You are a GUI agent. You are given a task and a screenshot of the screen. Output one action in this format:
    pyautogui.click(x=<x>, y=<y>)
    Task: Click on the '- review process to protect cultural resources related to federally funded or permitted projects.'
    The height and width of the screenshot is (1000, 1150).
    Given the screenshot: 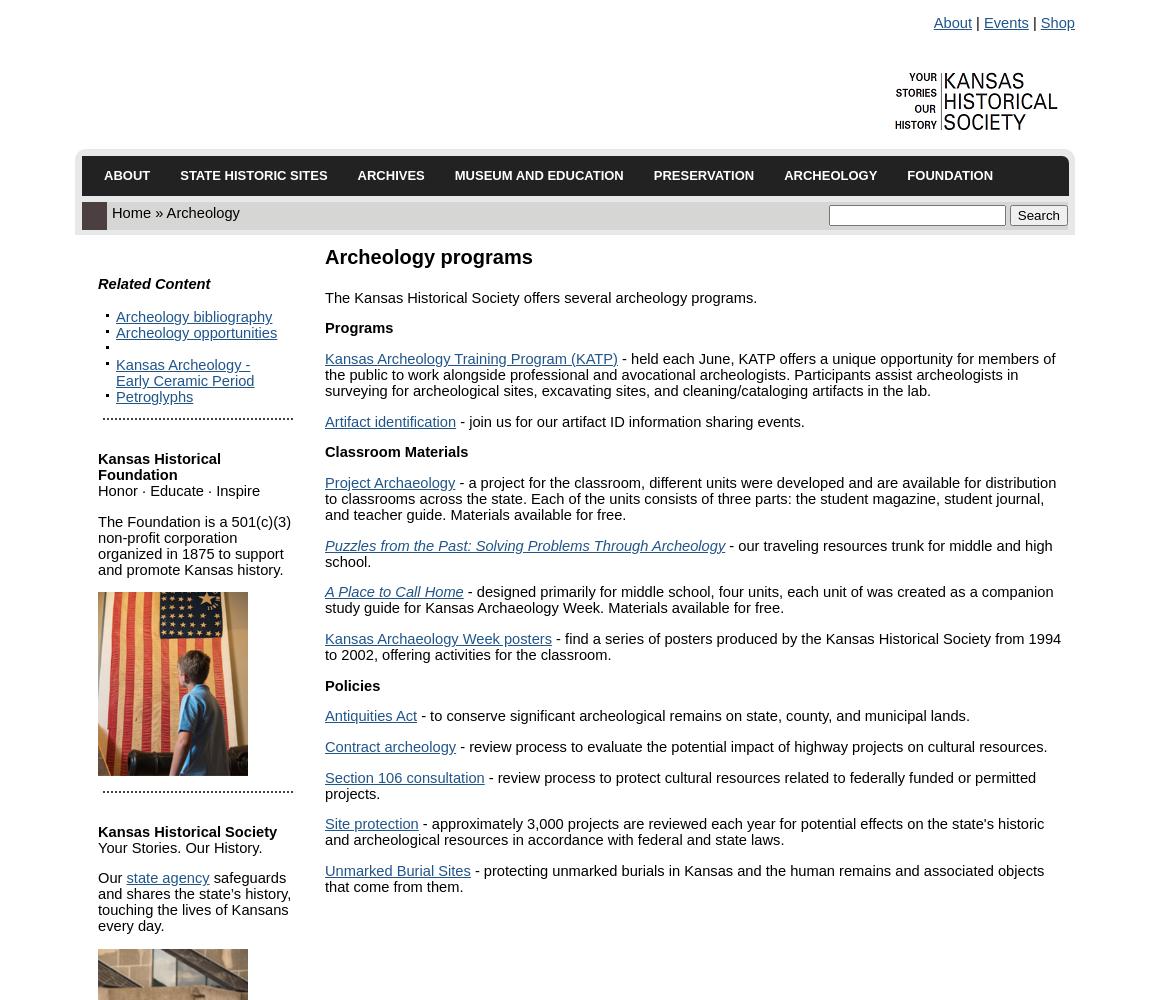 What is the action you would take?
    pyautogui.click(x=679, y=785)
    